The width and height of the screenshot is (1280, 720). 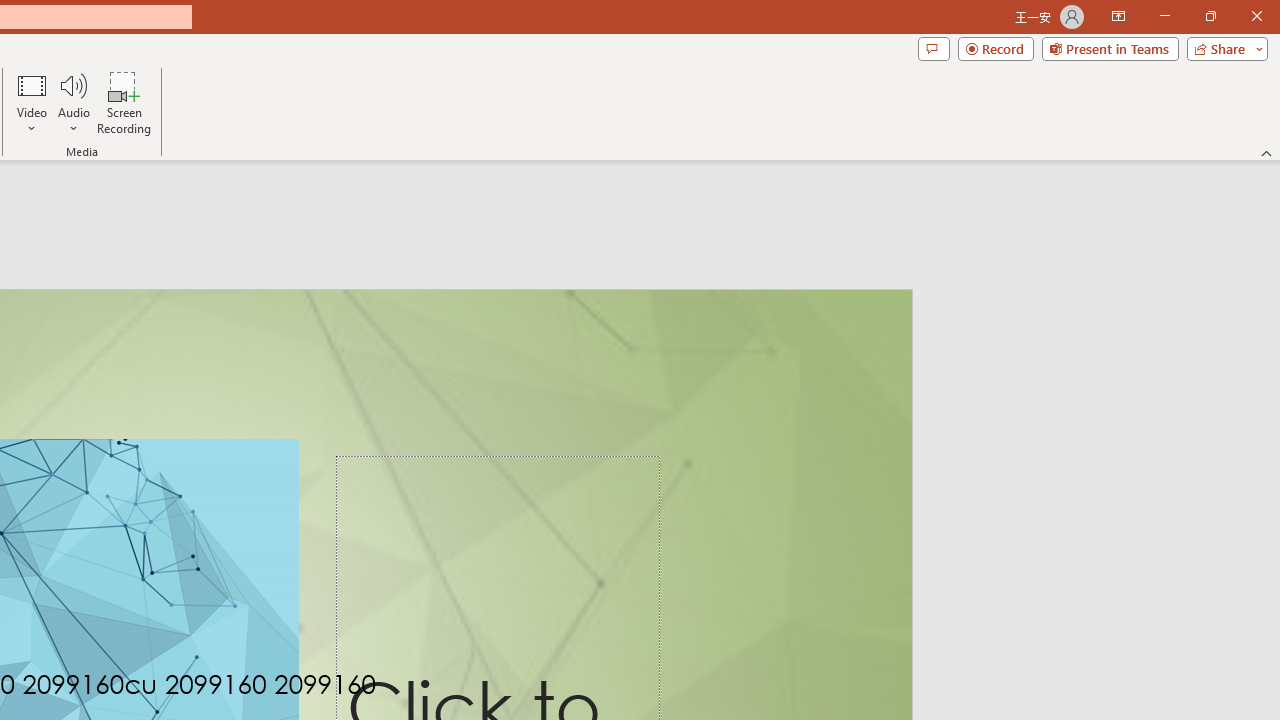 I want to click on 'Video', so click(x=32, y=103).